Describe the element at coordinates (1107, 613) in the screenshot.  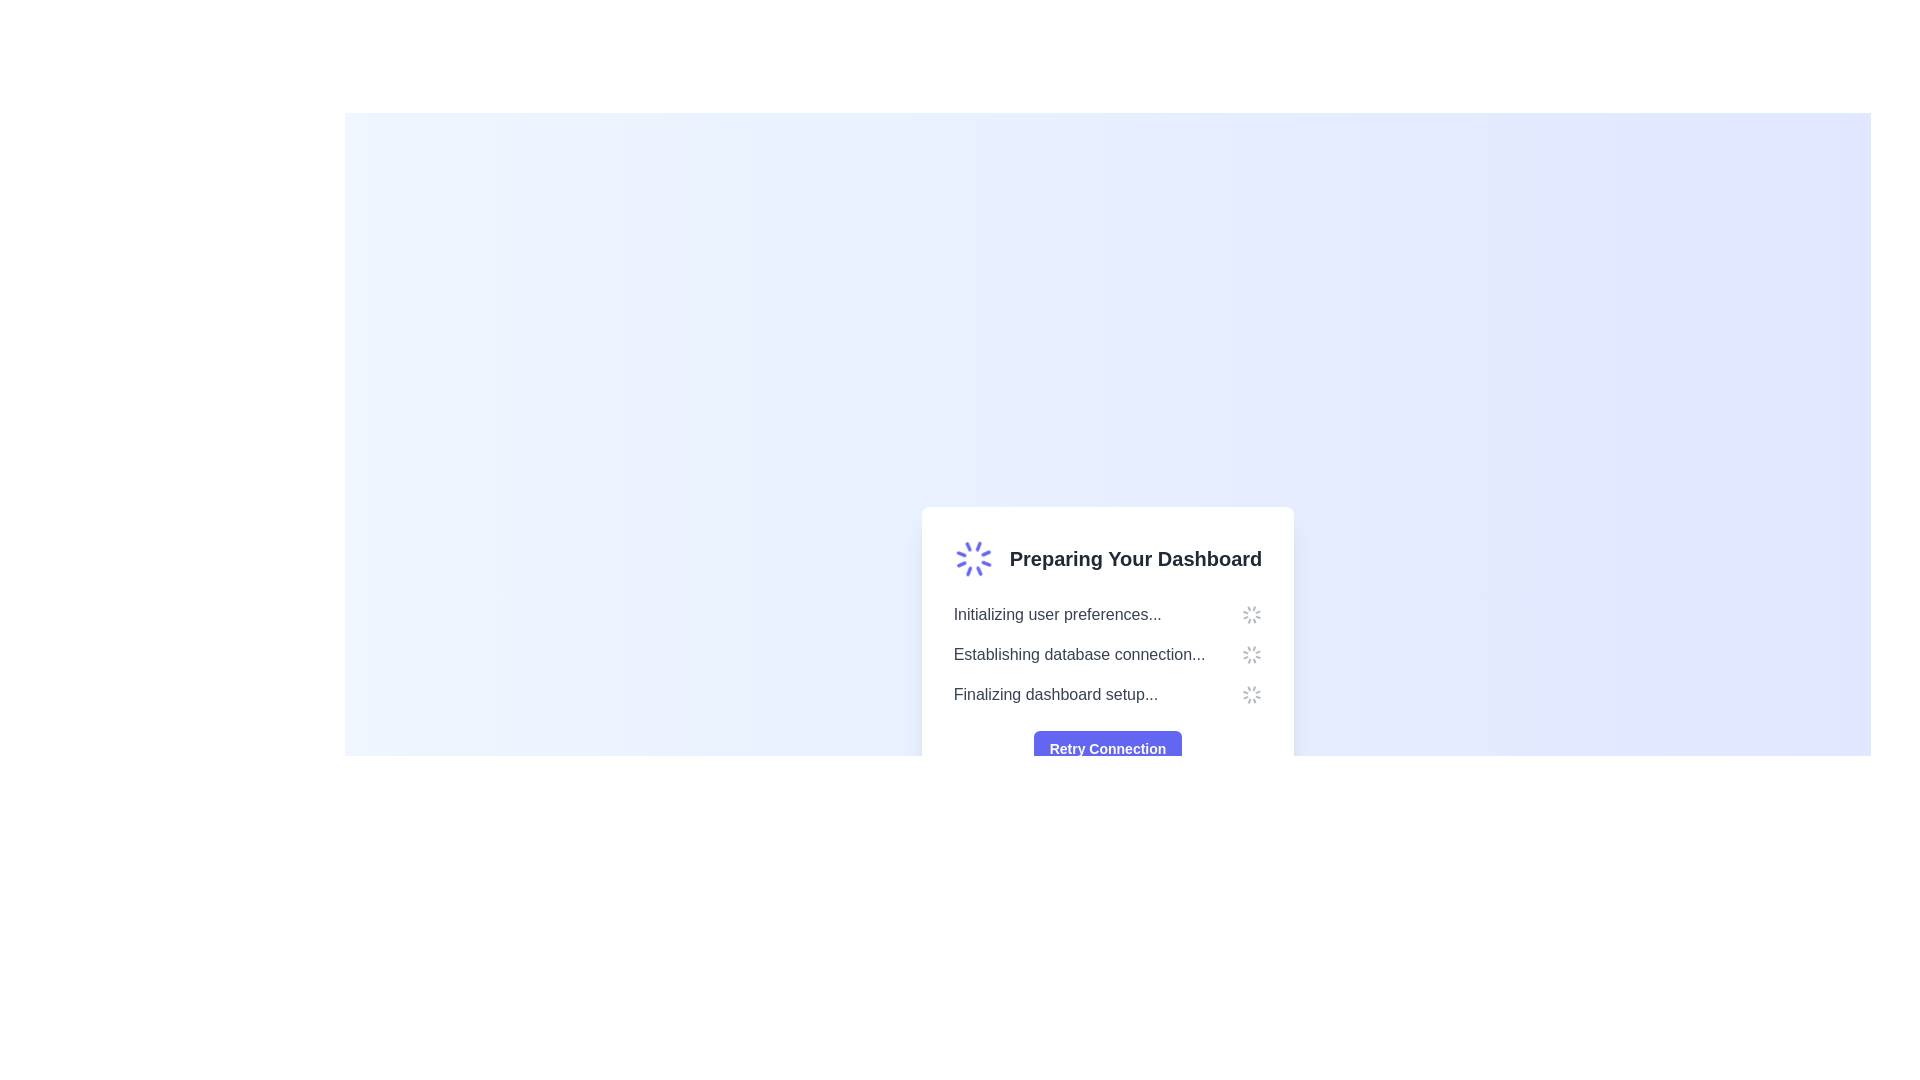
I see `Progress Status Text located at the top of the vertical list inside the card, which is indicated by the heading 'Preparing Your Dashboard' above it and a 'Retry Connection' button below` at that location.